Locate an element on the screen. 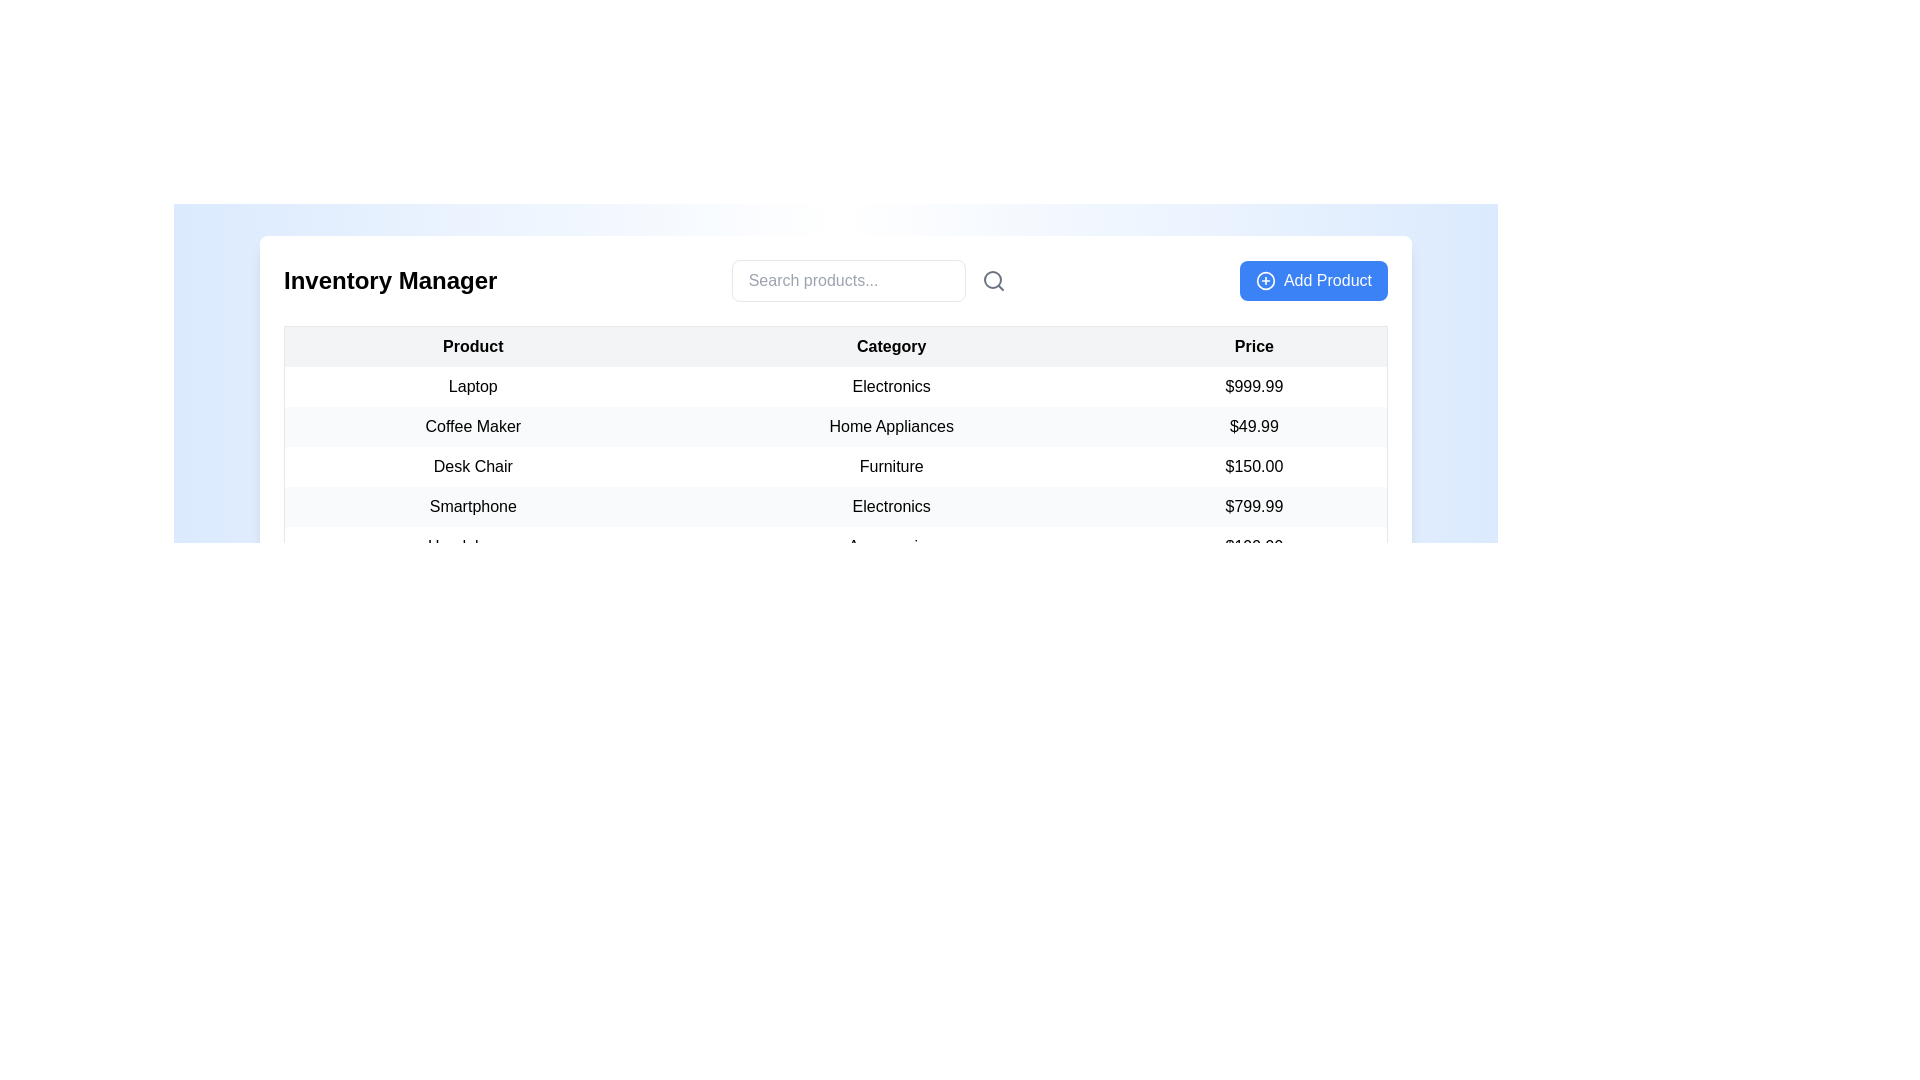  the circular search icon component of the magnifying glass SVG located at the top-right corner of the interface, adjacent to the search input field is located at coordinates (992, 280).